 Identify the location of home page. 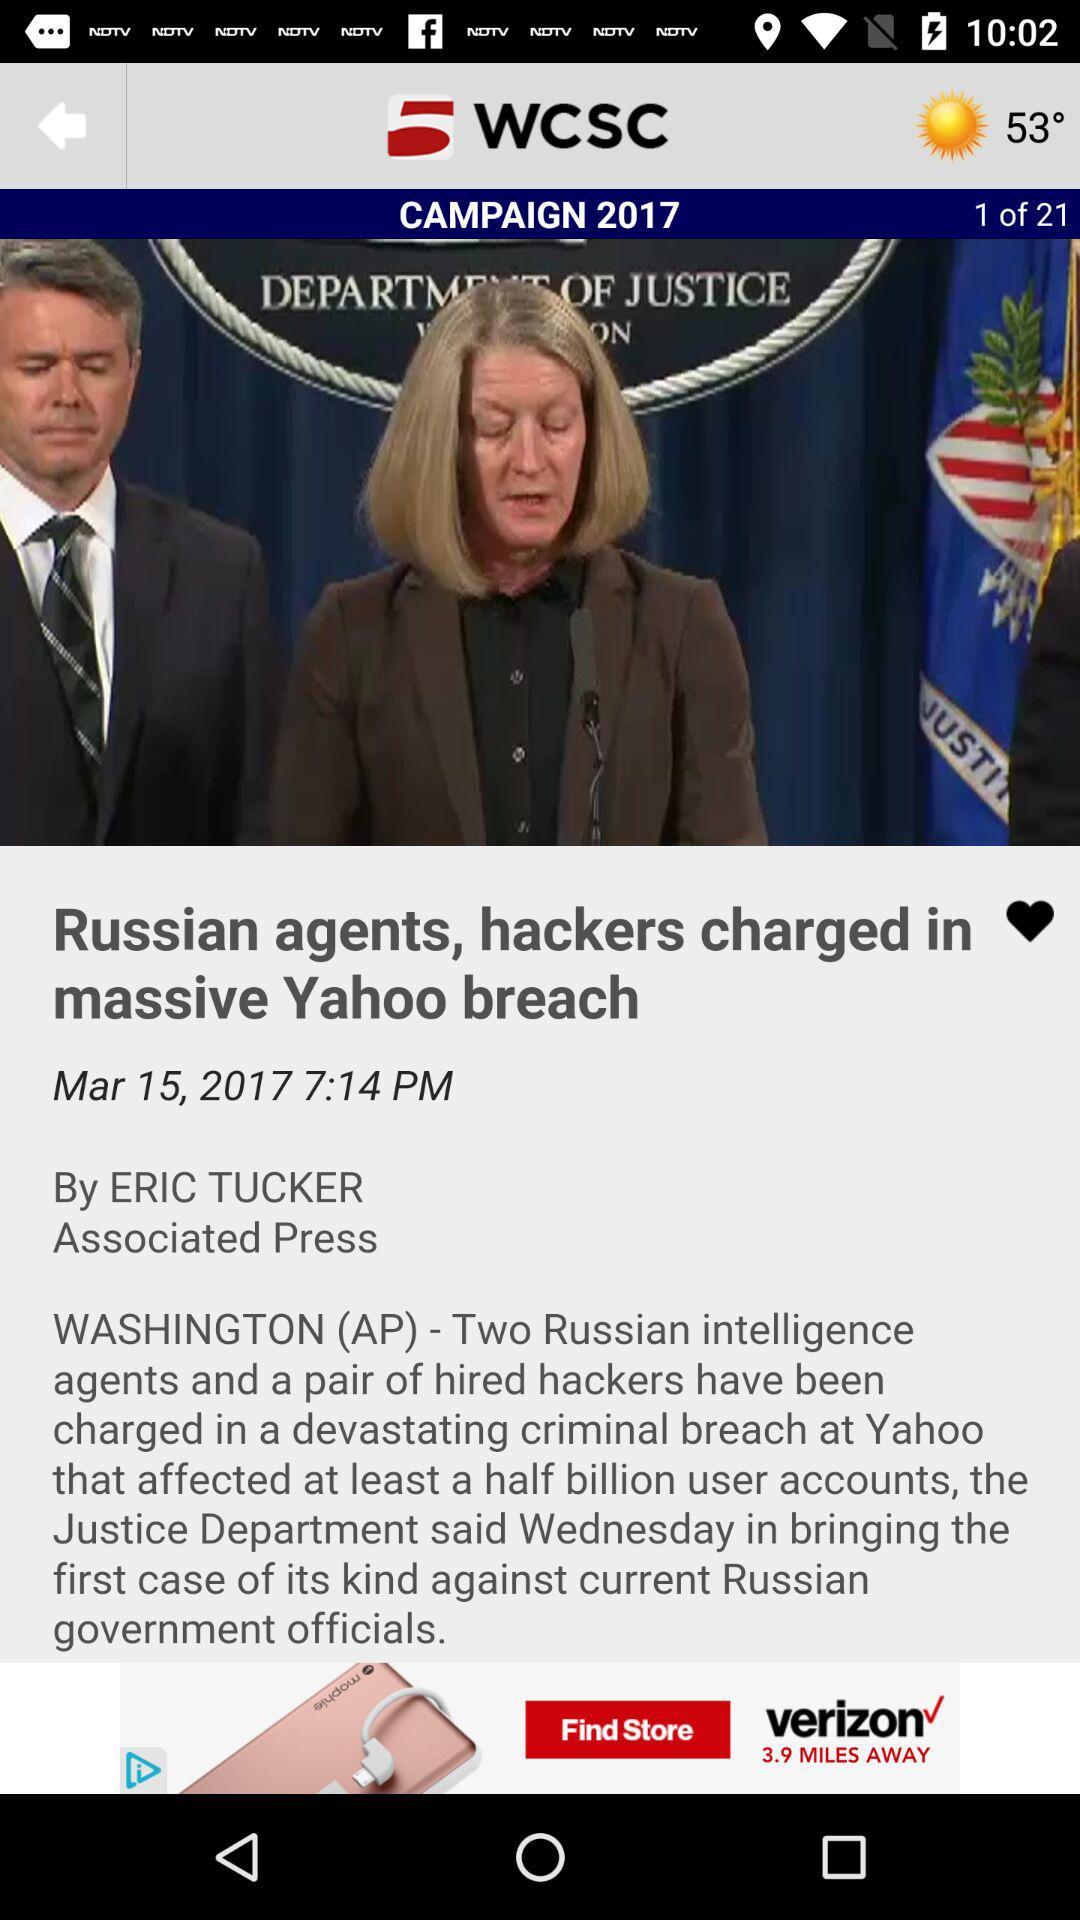
(540, 124).